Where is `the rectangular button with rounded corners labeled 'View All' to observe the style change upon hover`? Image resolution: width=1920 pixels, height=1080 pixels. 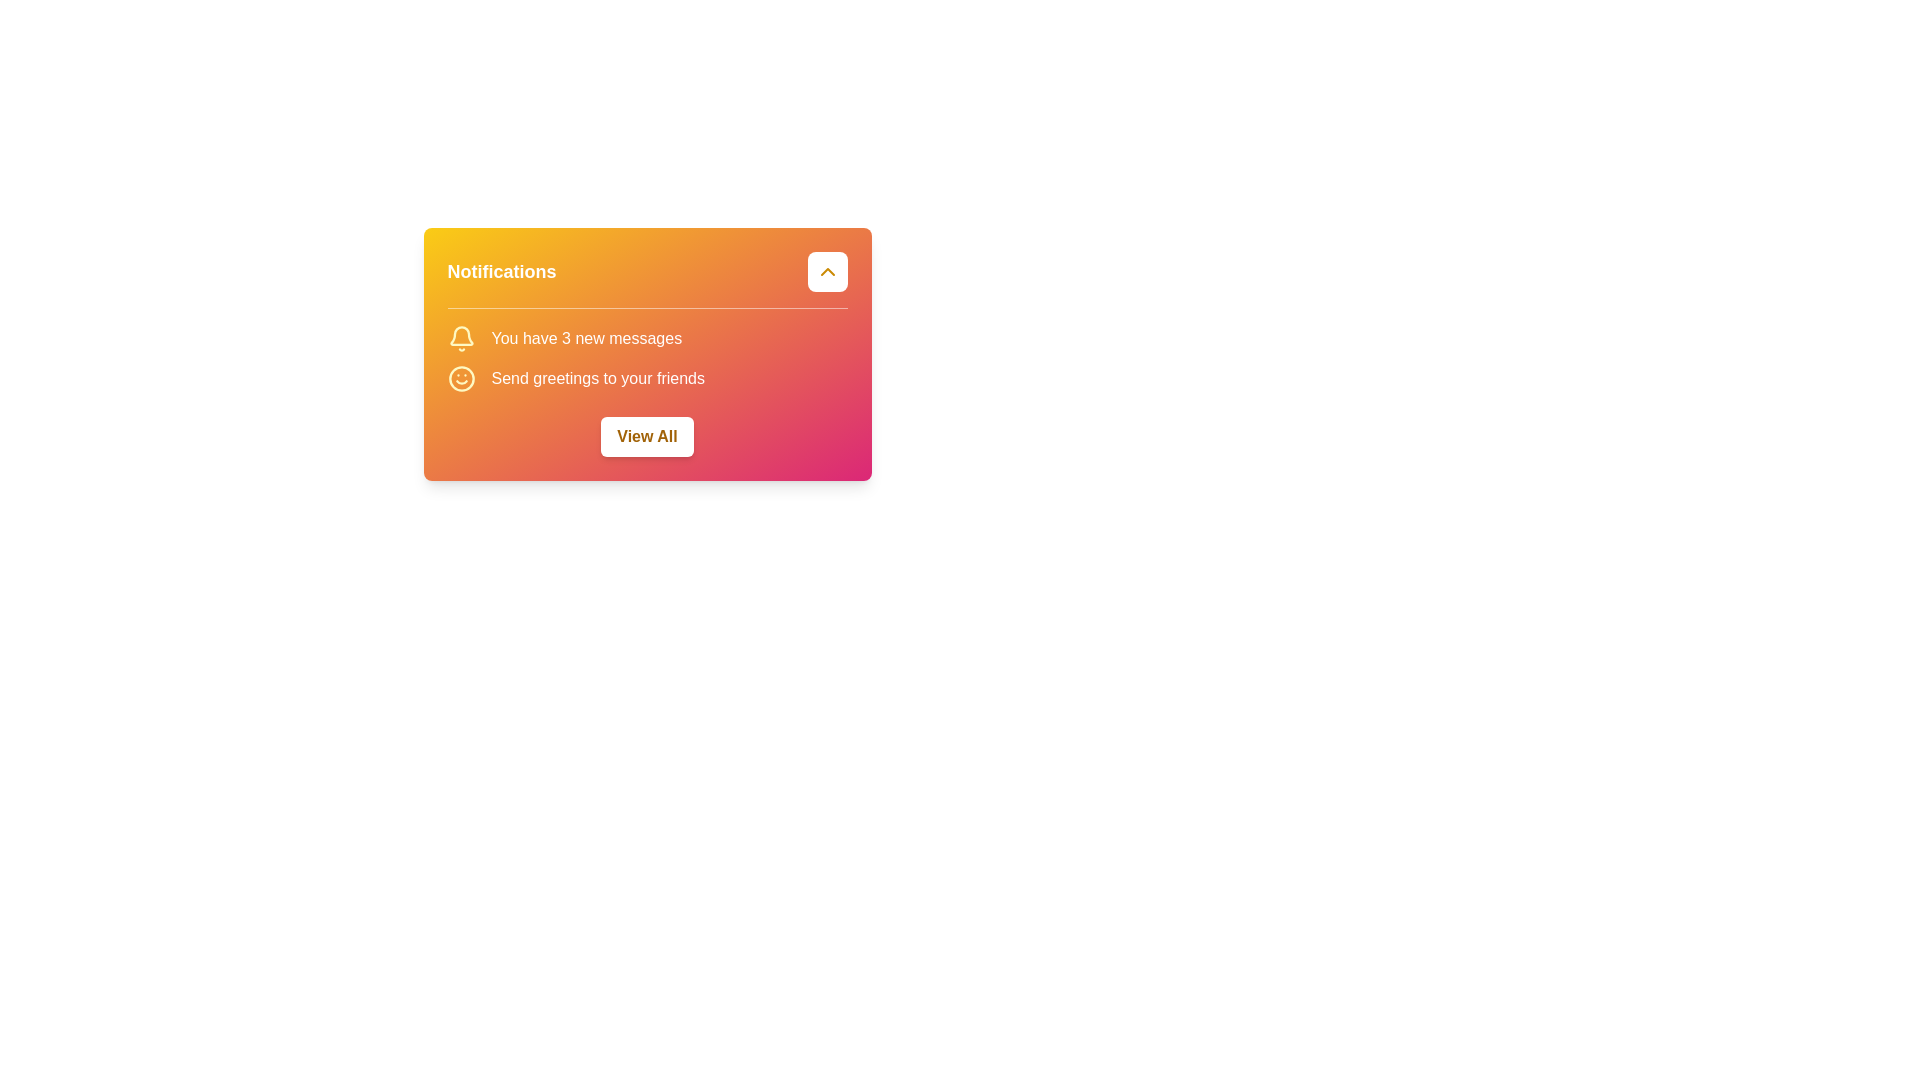 the rectangular button with rounded corners labeled 'View All' to observe the style change upon hover is located at coordinates (647, 435).